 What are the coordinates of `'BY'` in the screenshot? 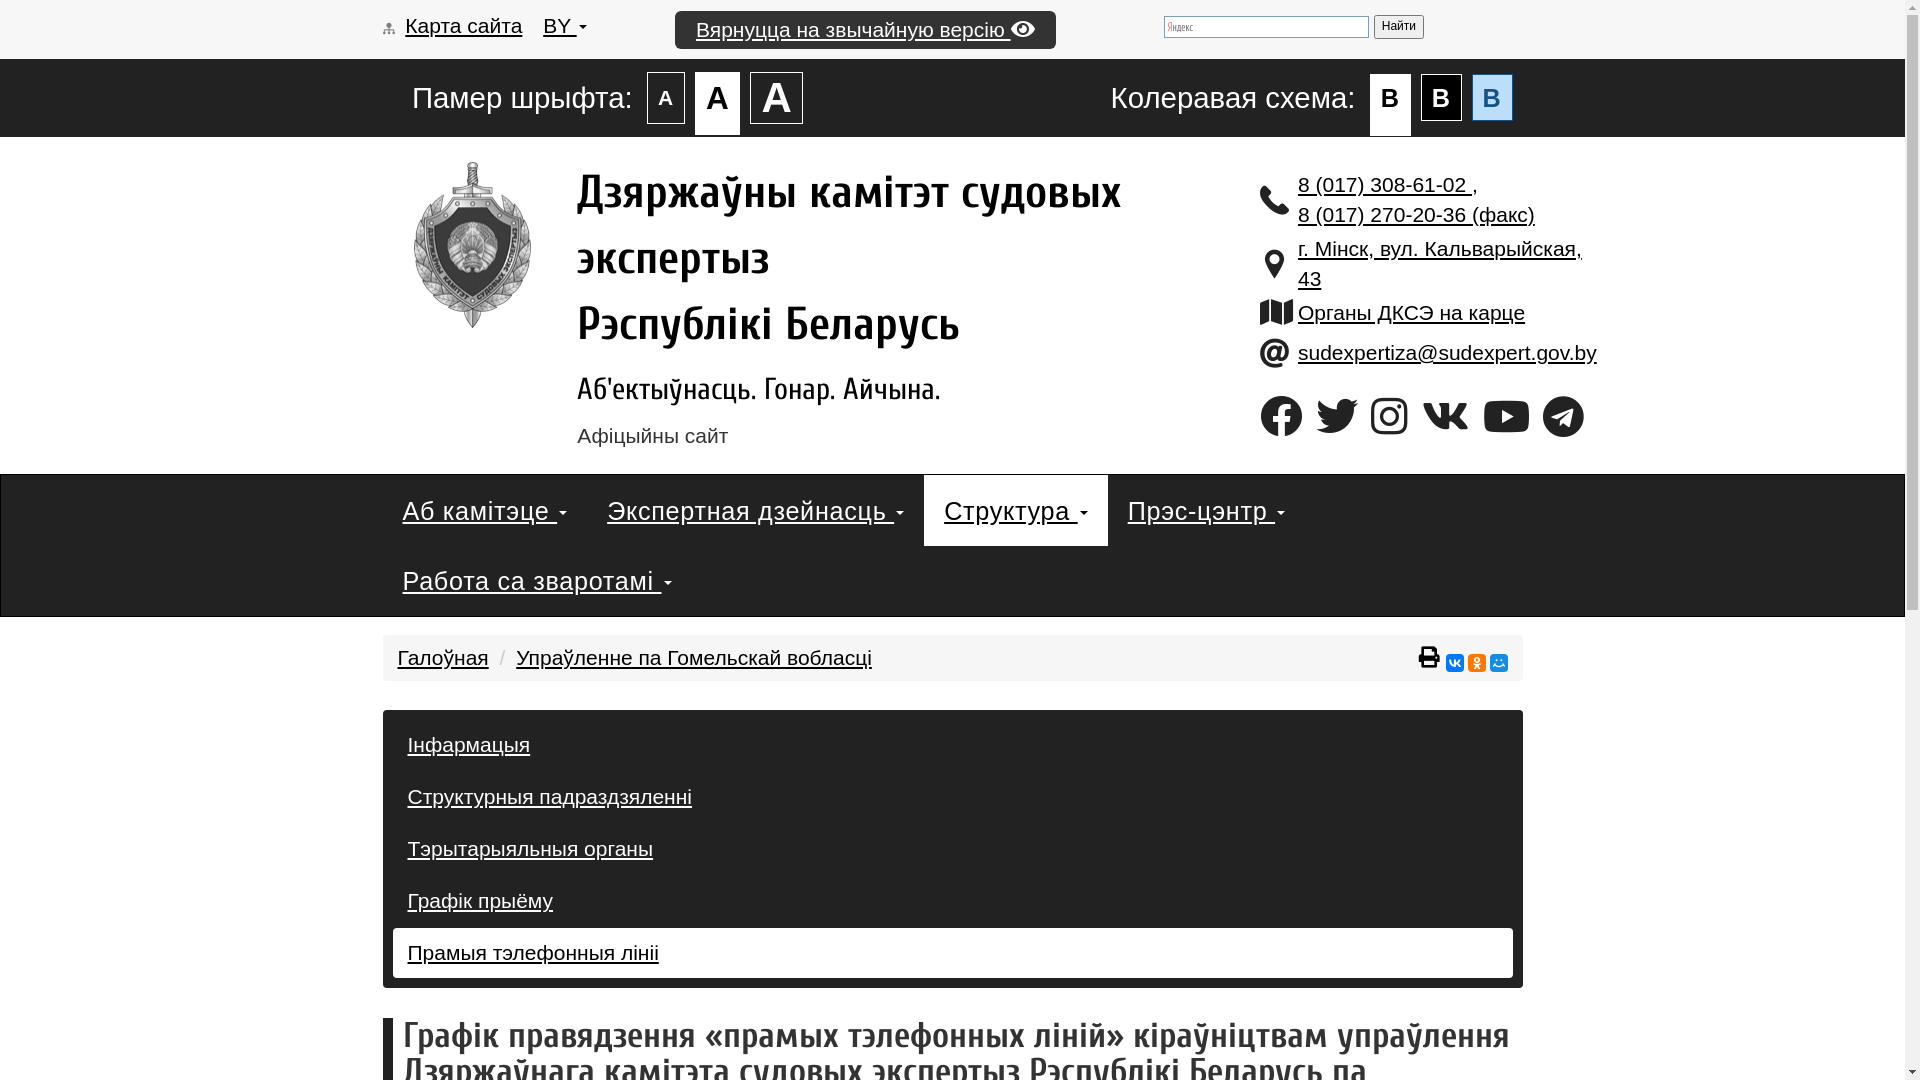 It's located at (542, 25).